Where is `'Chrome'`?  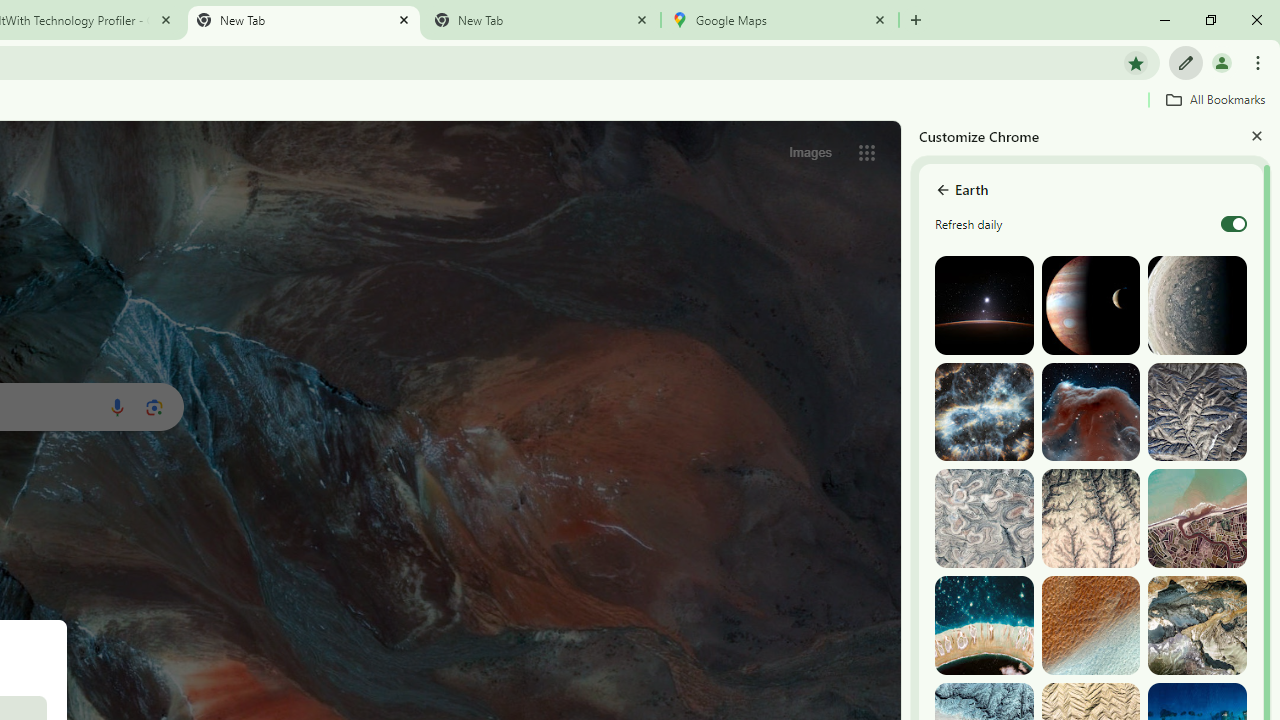
'Chrome' is located at coordinates (1259, 61).